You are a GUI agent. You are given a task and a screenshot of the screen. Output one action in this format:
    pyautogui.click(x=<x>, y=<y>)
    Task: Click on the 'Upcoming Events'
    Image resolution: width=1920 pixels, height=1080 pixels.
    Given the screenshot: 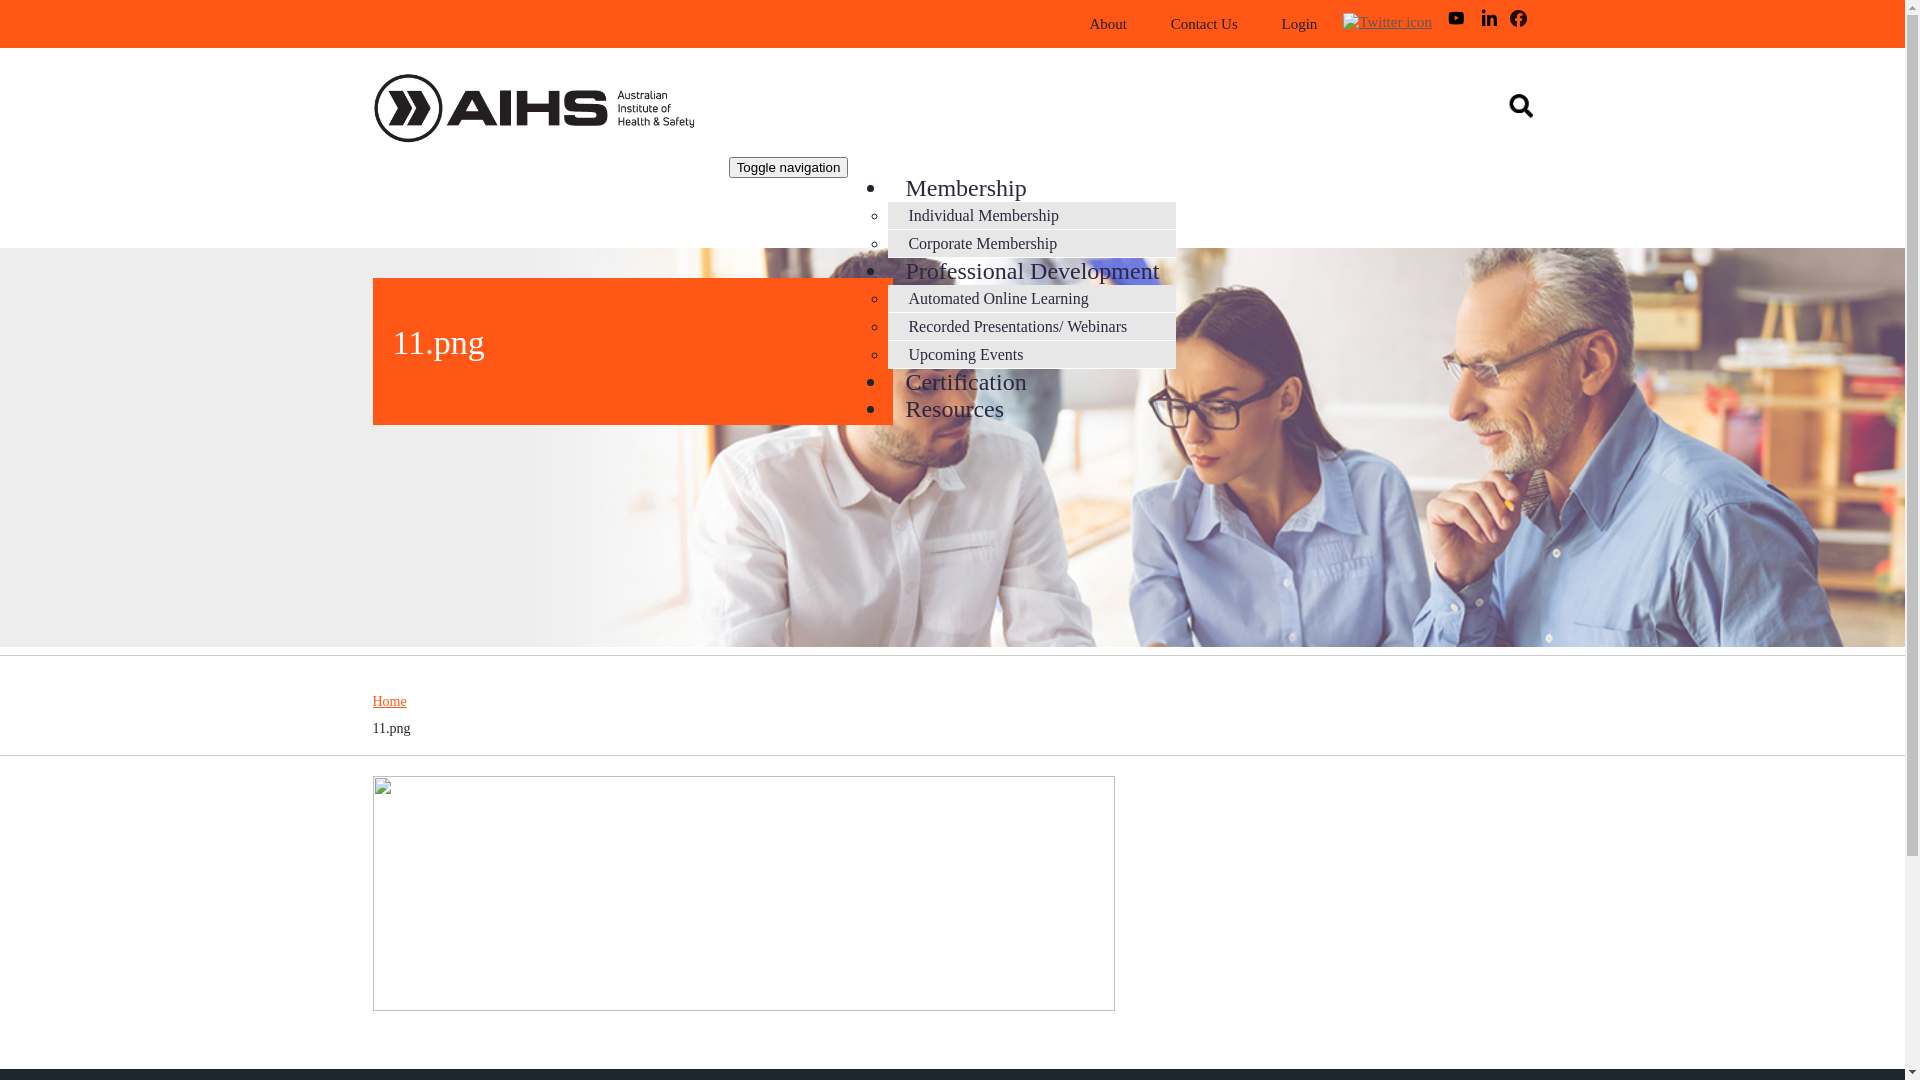 What is the action you would take?
    pyautogui.click(x=965, y=353)
    